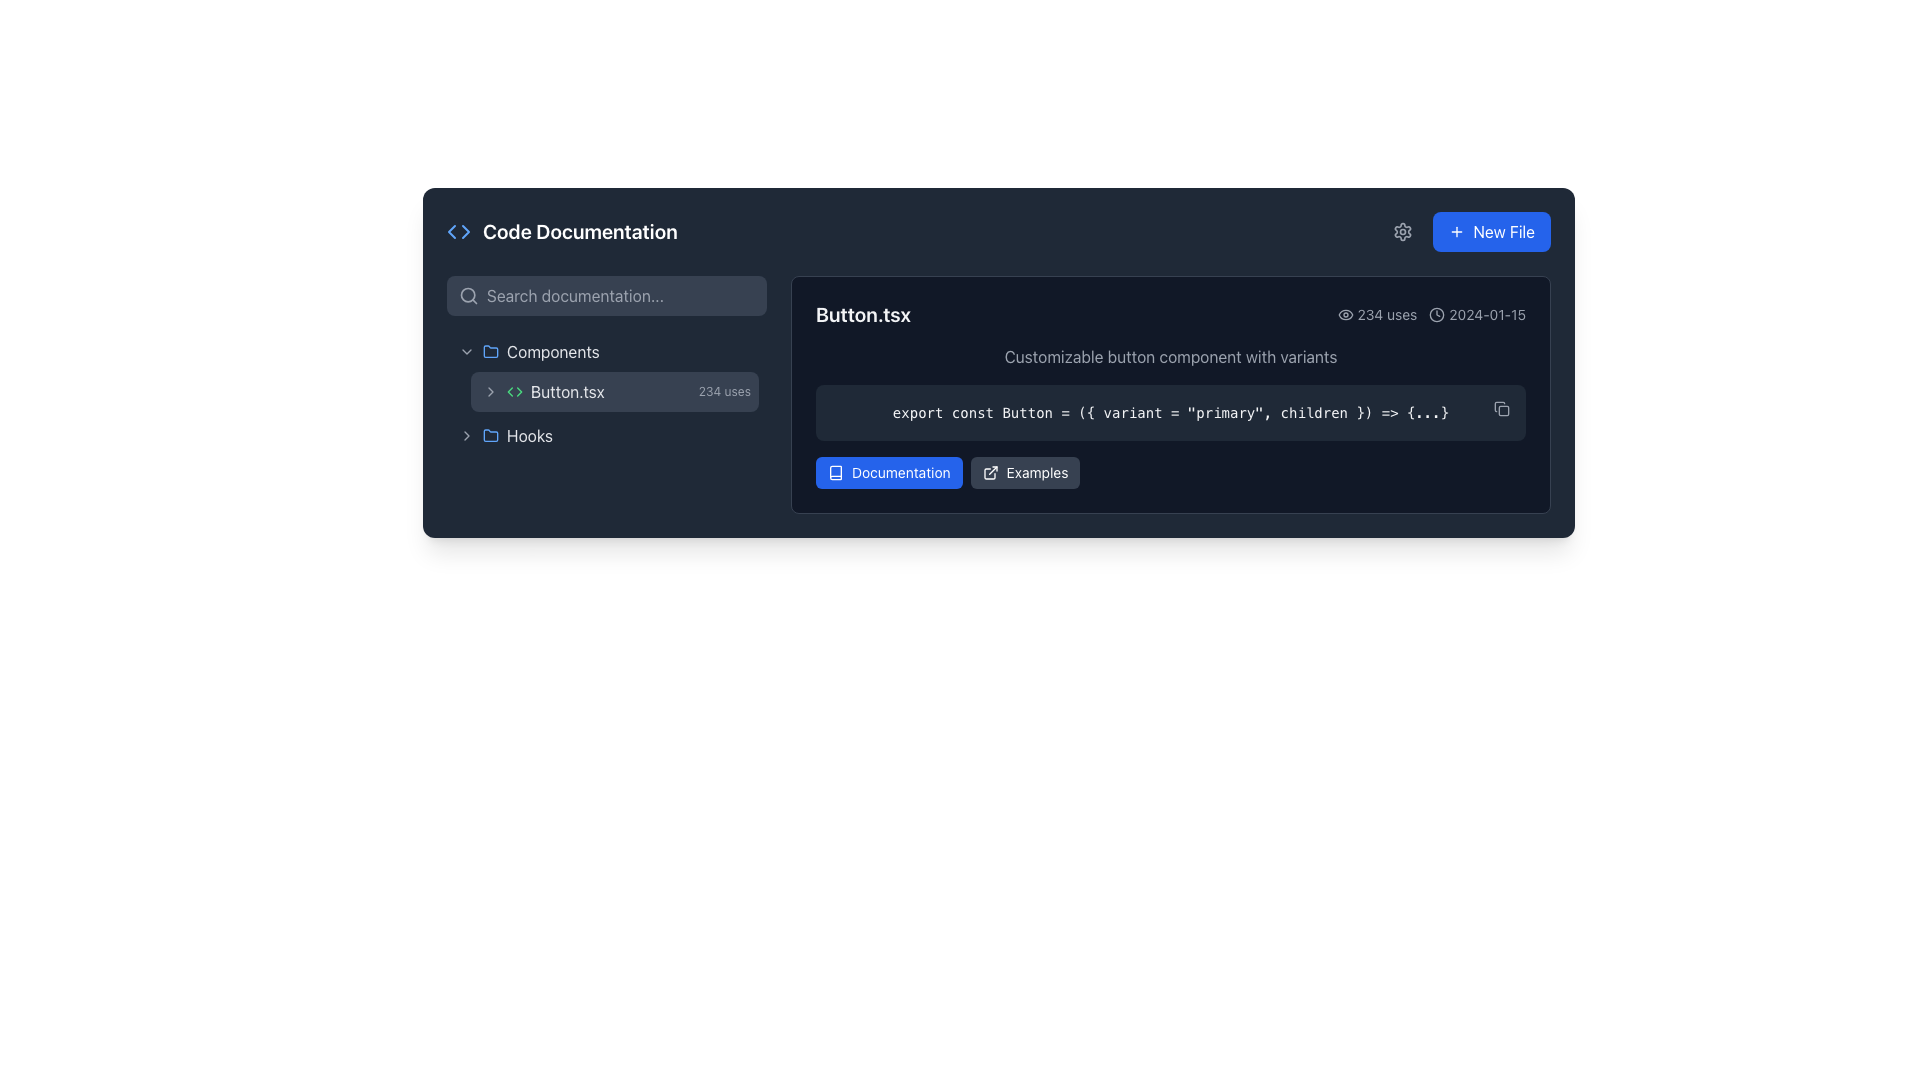  What do you see at coordinates (465, 434) in the screenshot?
I see `the chevron icon that serves as an interactive toggle for expanding or collapsing the 'Hooks' section, located at the start of the group associated with 'Hooks'` at bounding box center [465, 434].